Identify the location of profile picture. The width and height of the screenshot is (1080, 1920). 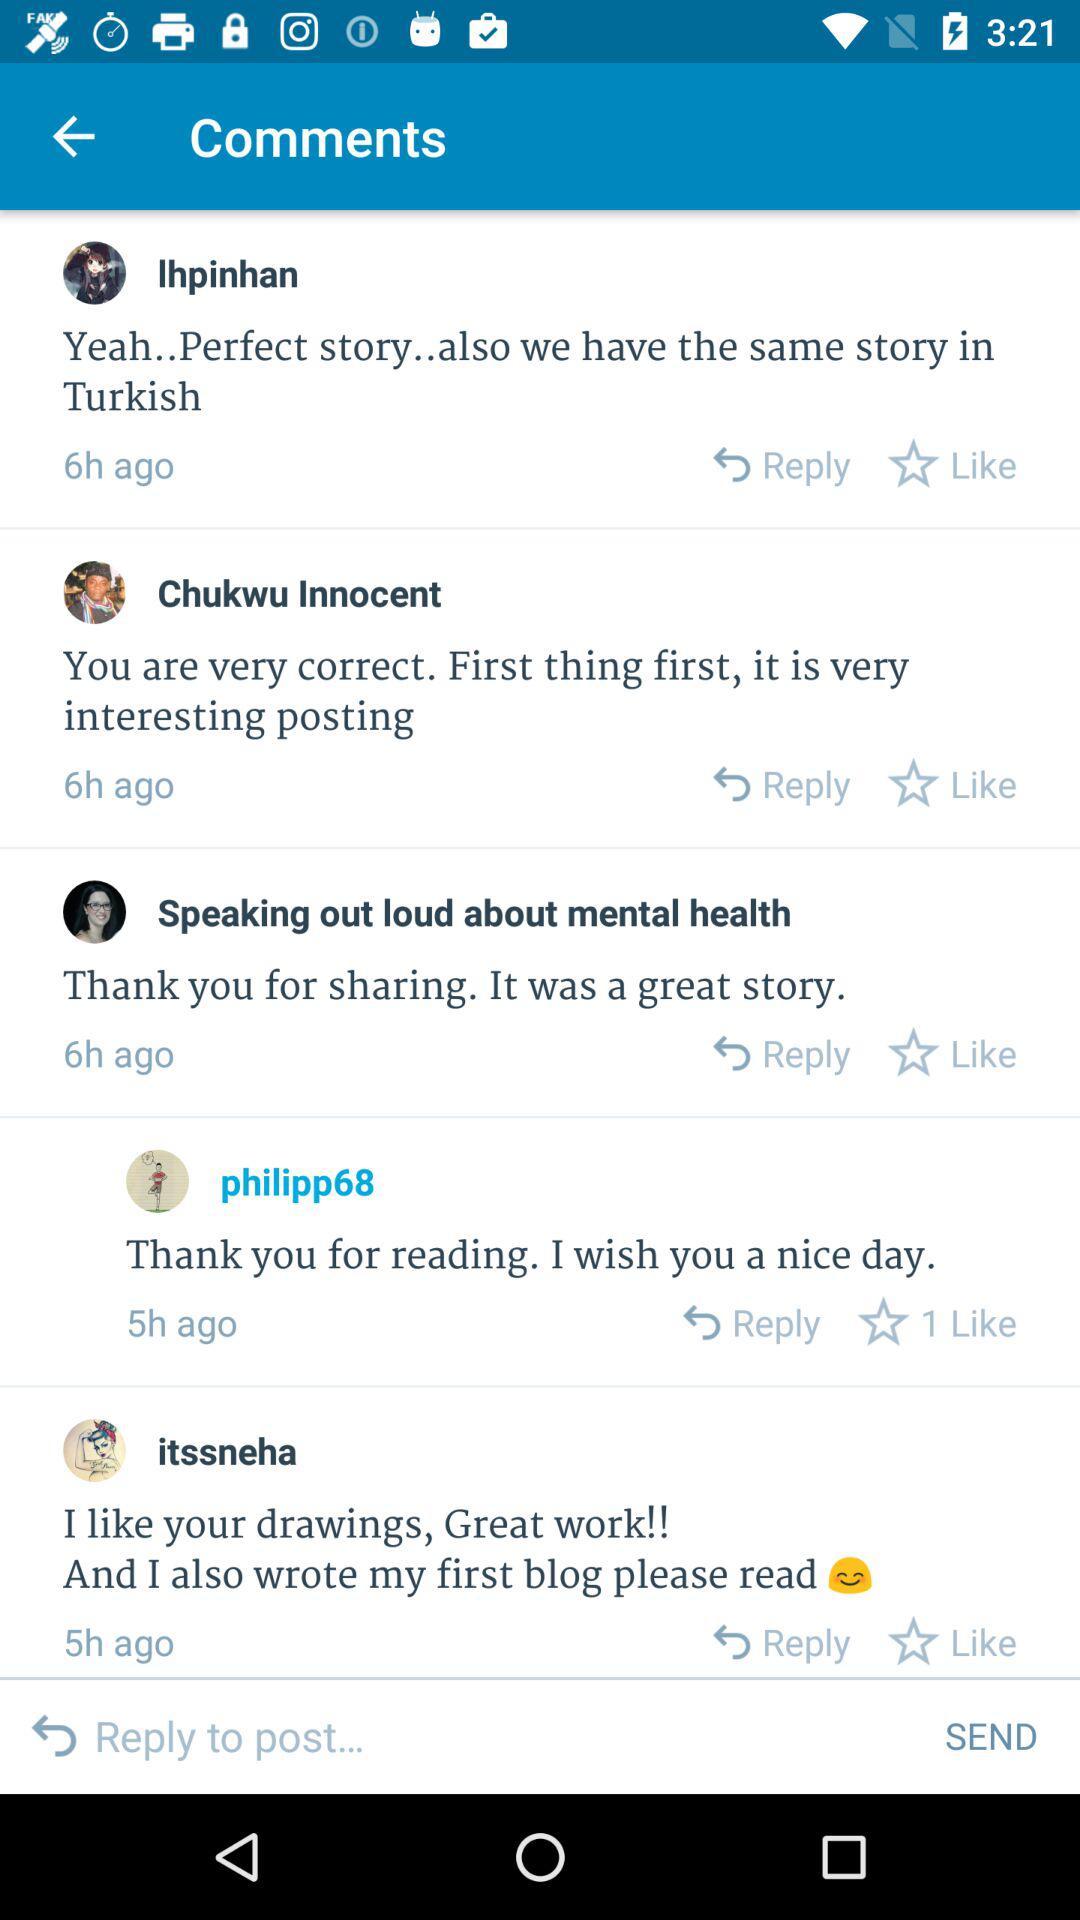
(94, 911).